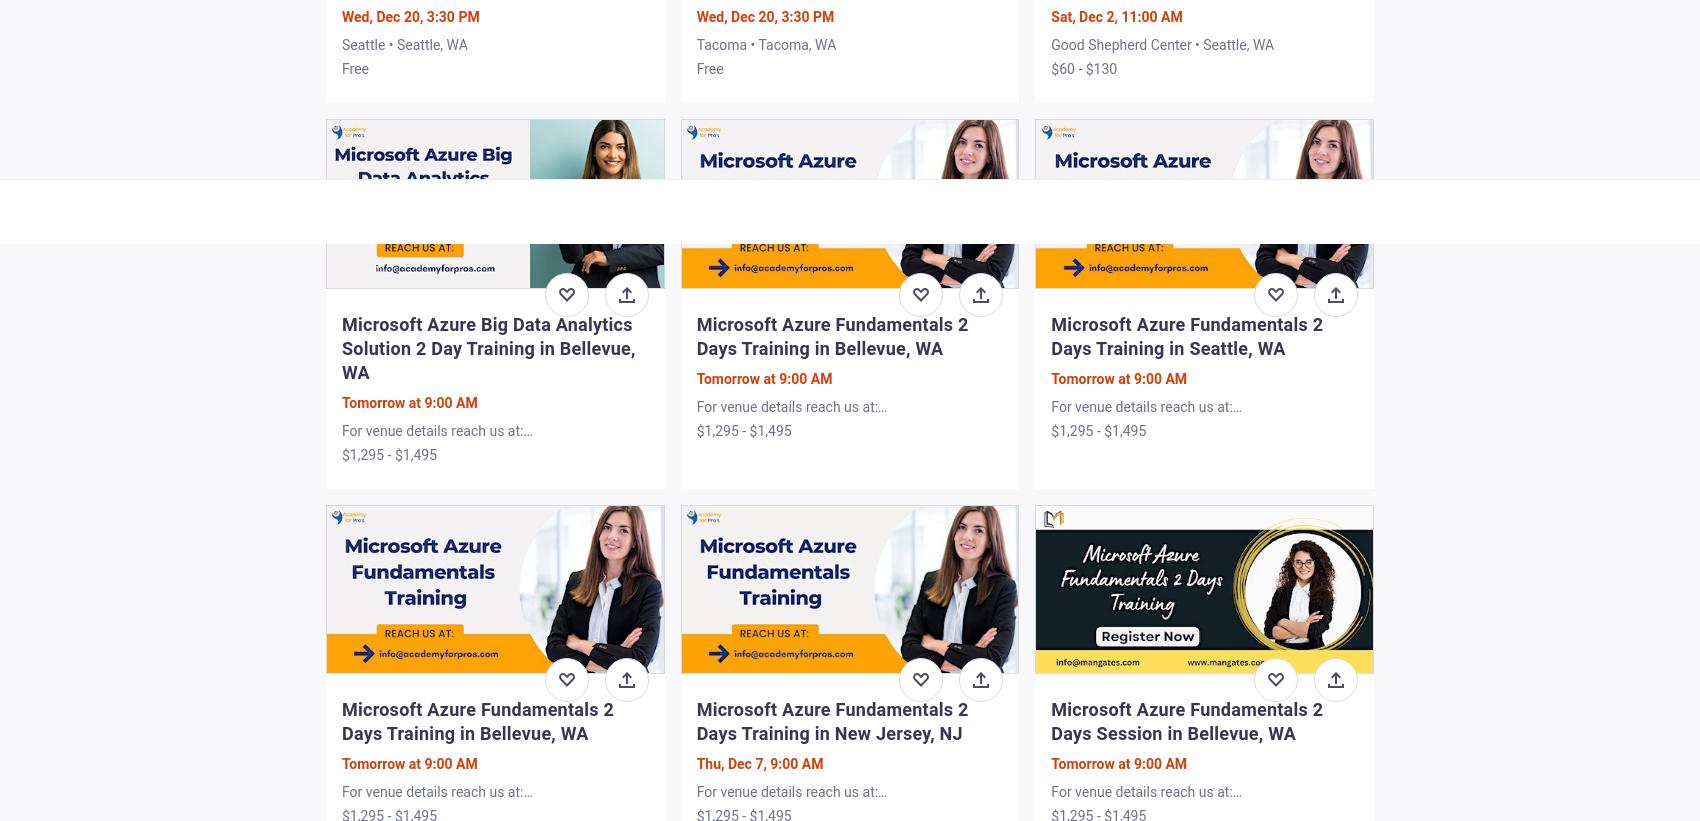  I want to click on 'Tacoma • Tacoma, WA', so click(765, 43).